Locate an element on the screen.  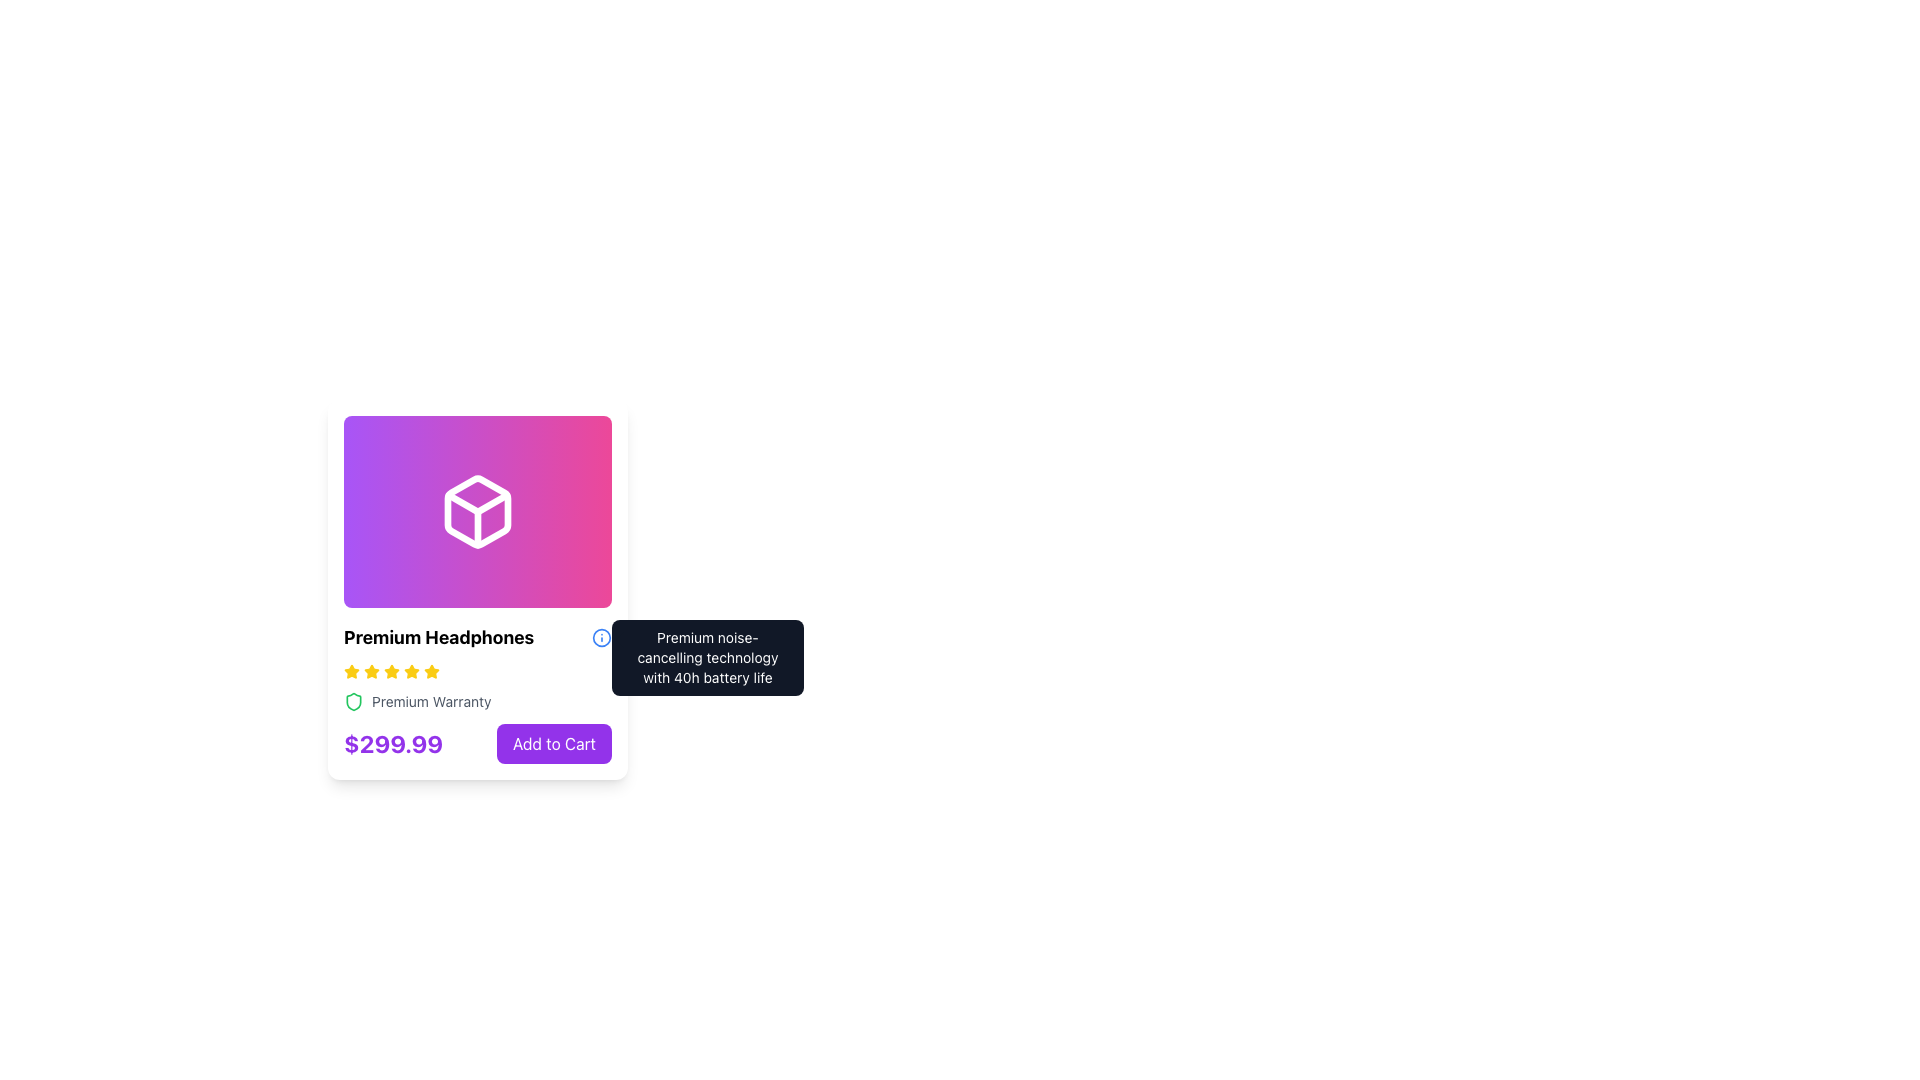
the static text label indicating warranty information, which is located to the right of a green shield icon in the product description card is located at coordinates (430, 701).